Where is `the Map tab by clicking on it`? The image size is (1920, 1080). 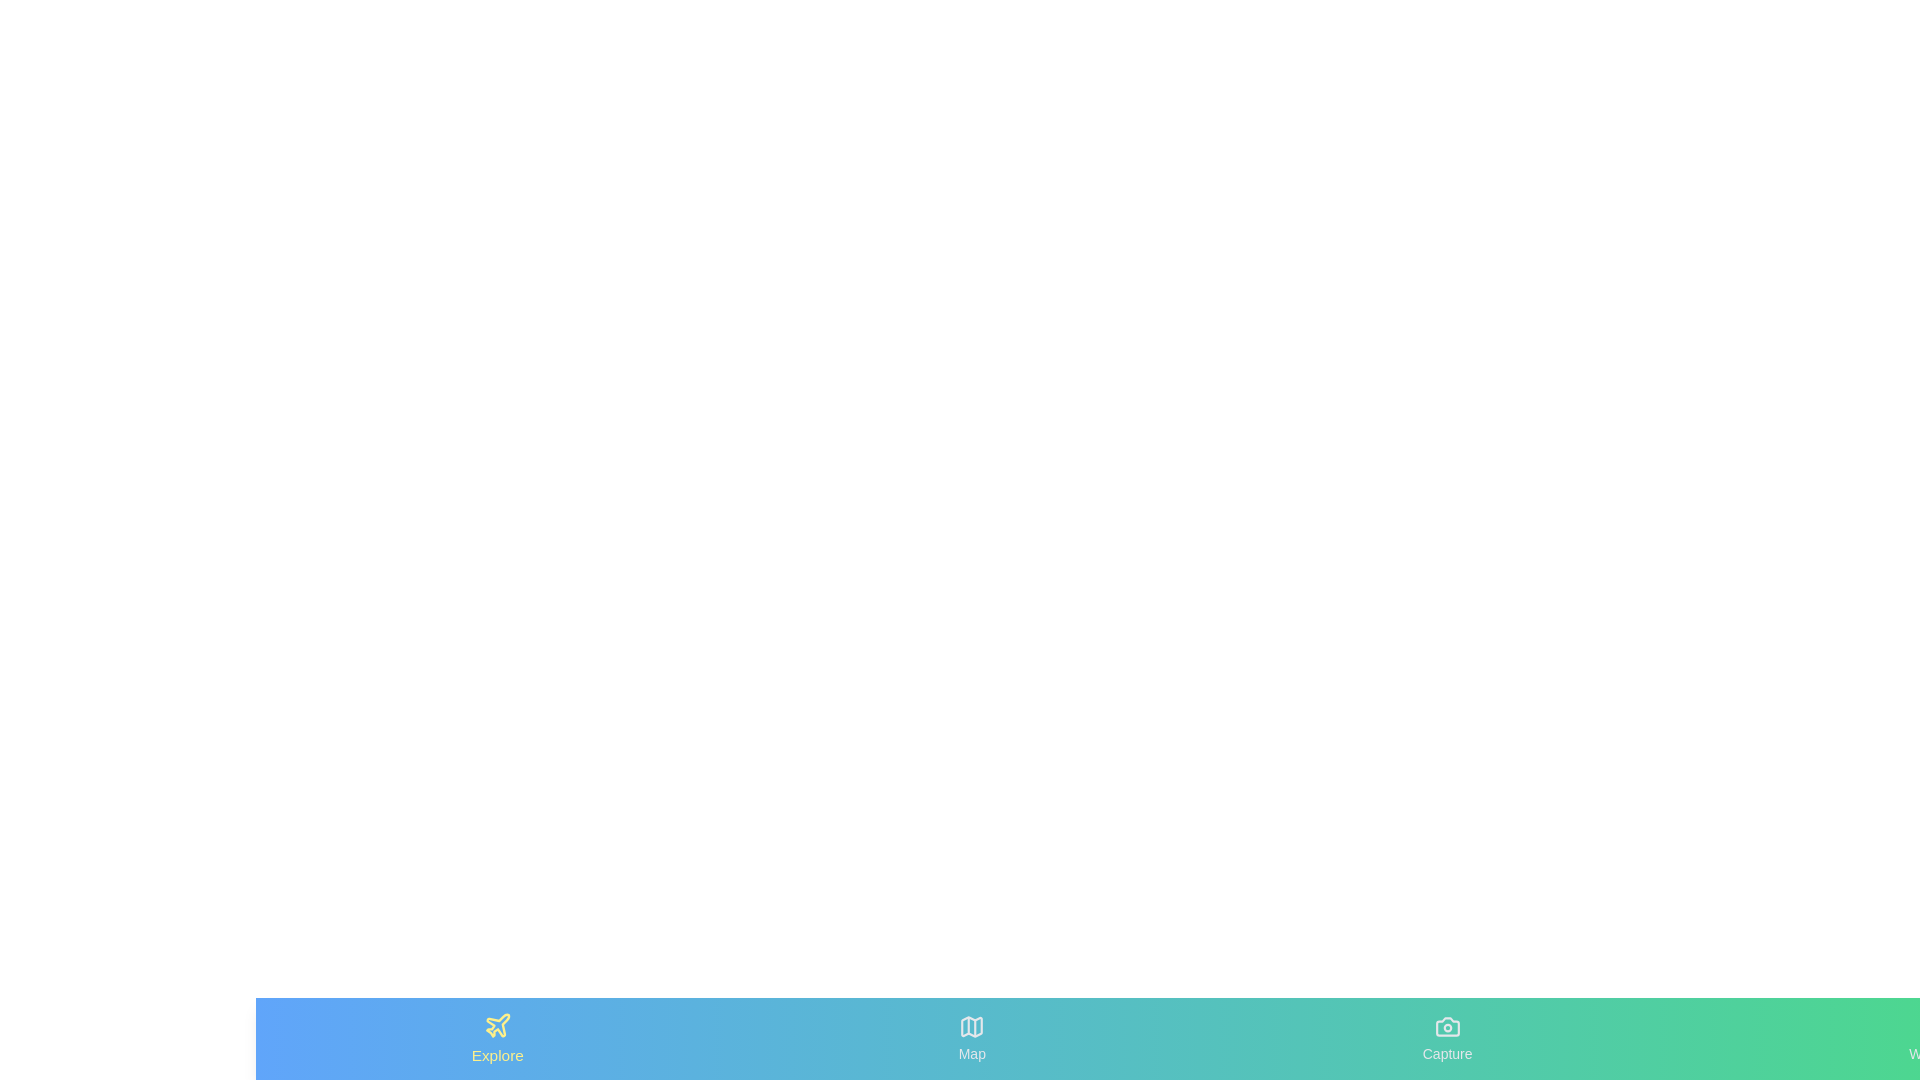
the Map tab by clicking on it is located at coordinates (971, 1037).